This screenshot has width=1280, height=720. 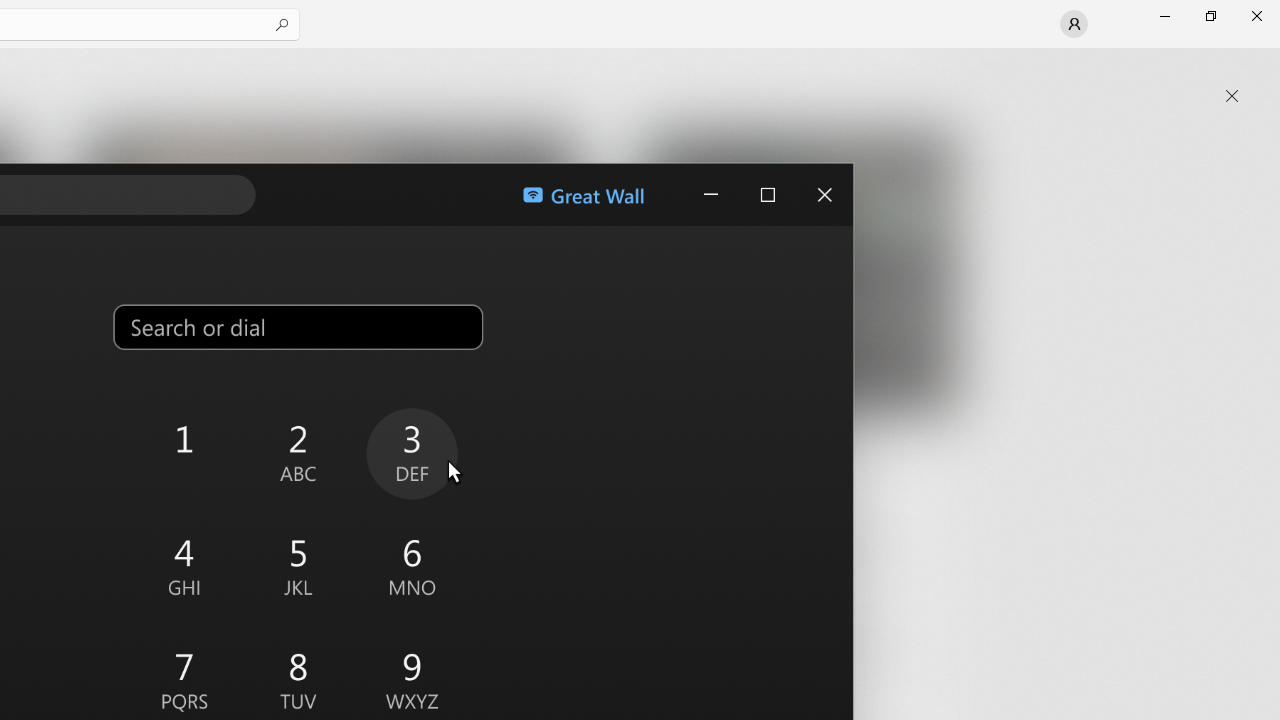 I want to click on 'Close Microsoft Store', so click(x=1255, y=15).